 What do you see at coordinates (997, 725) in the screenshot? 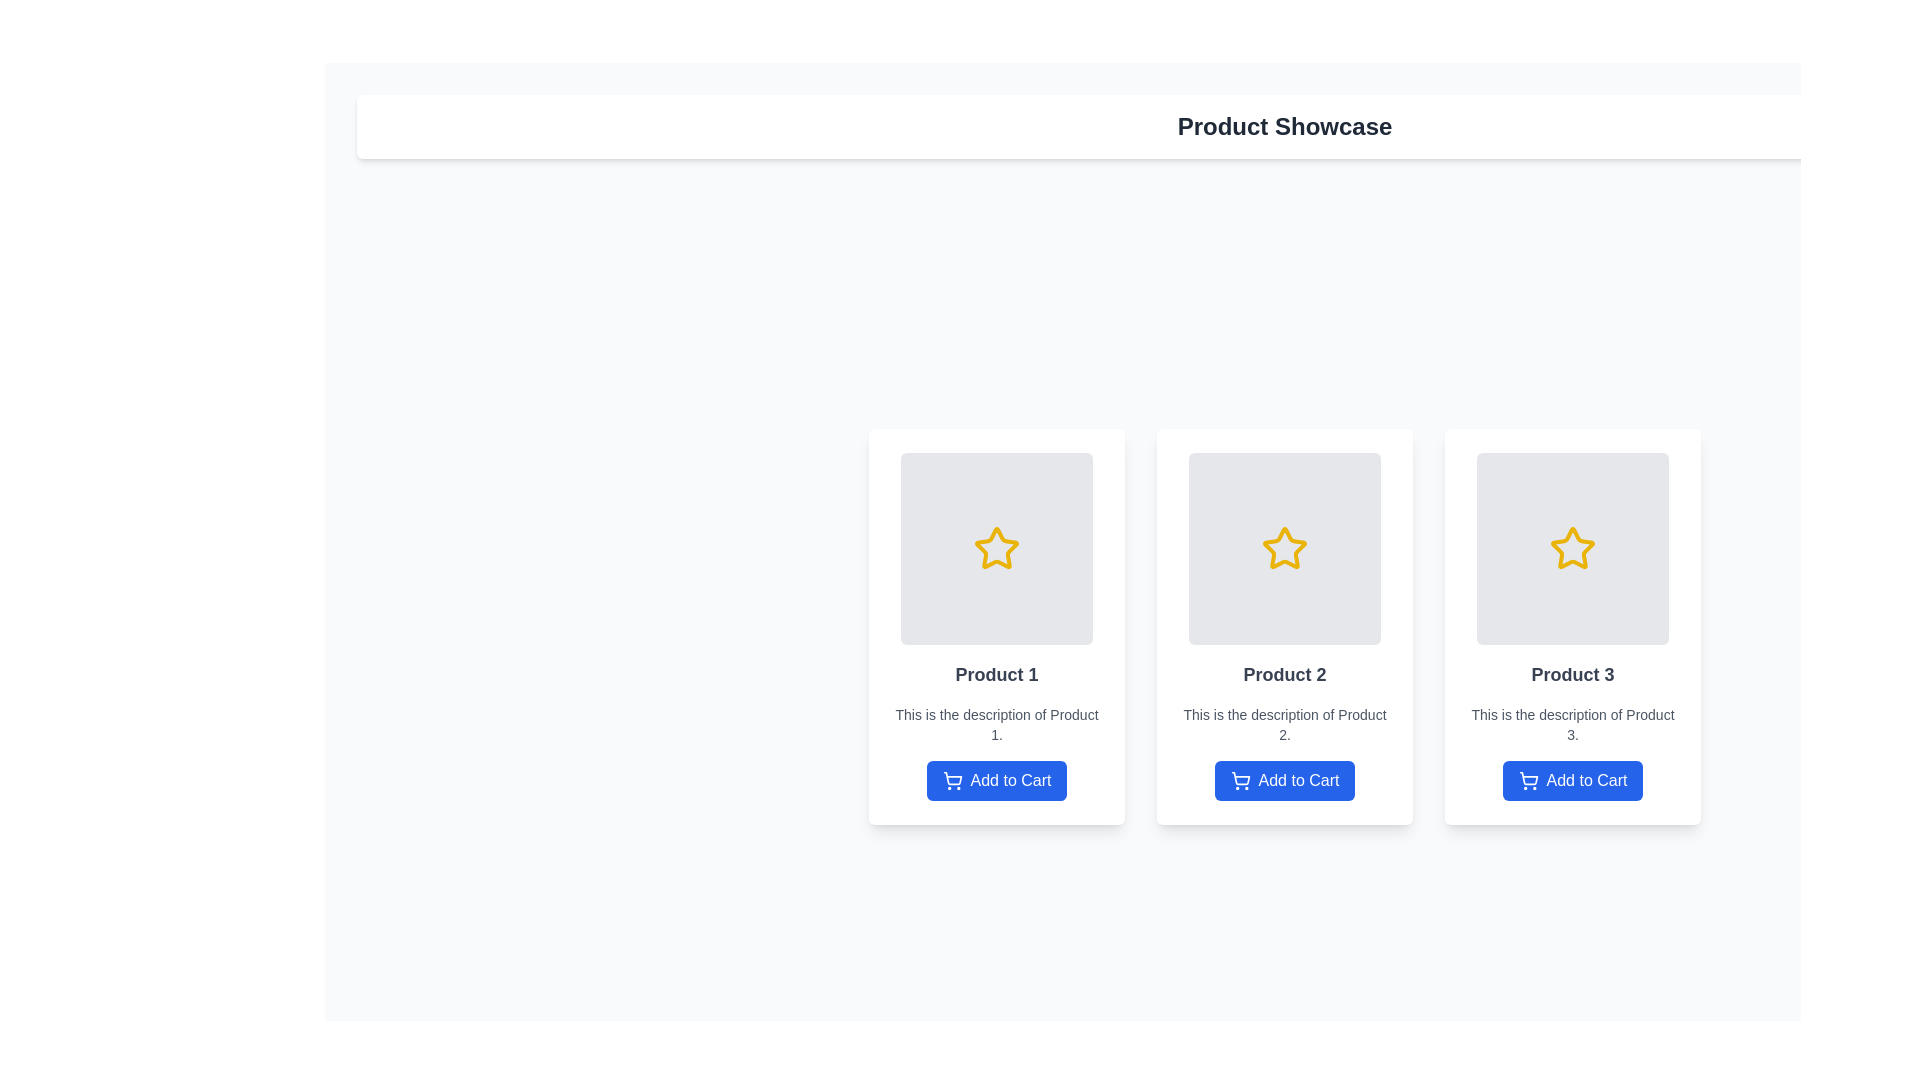
I see `the text description of Product 1, which is positioned centrally beneath the 'Product 1' title and above the 'Add to Cart' button in the product card` at bounding box center [997, 725].